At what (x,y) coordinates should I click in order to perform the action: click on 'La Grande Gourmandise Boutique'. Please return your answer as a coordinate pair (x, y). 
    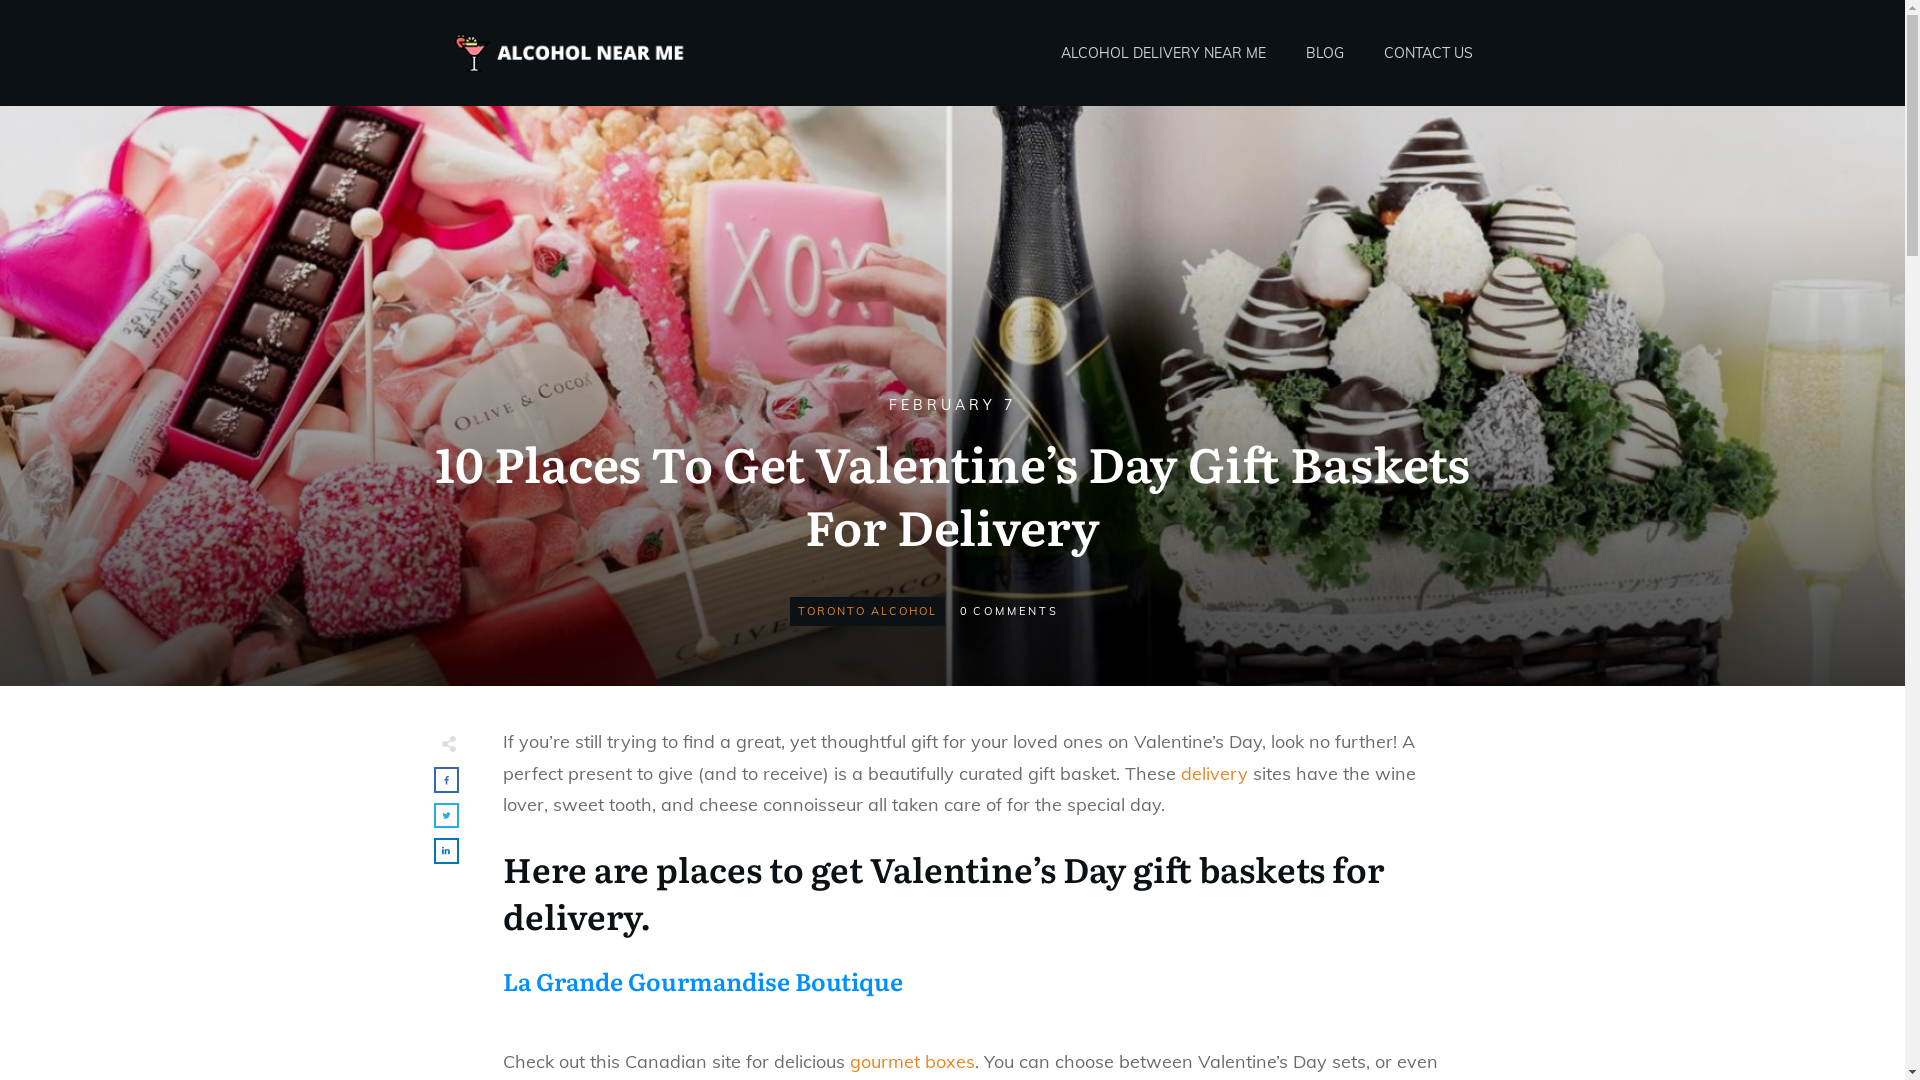
    Looking at the image, I should click on (701, 979).